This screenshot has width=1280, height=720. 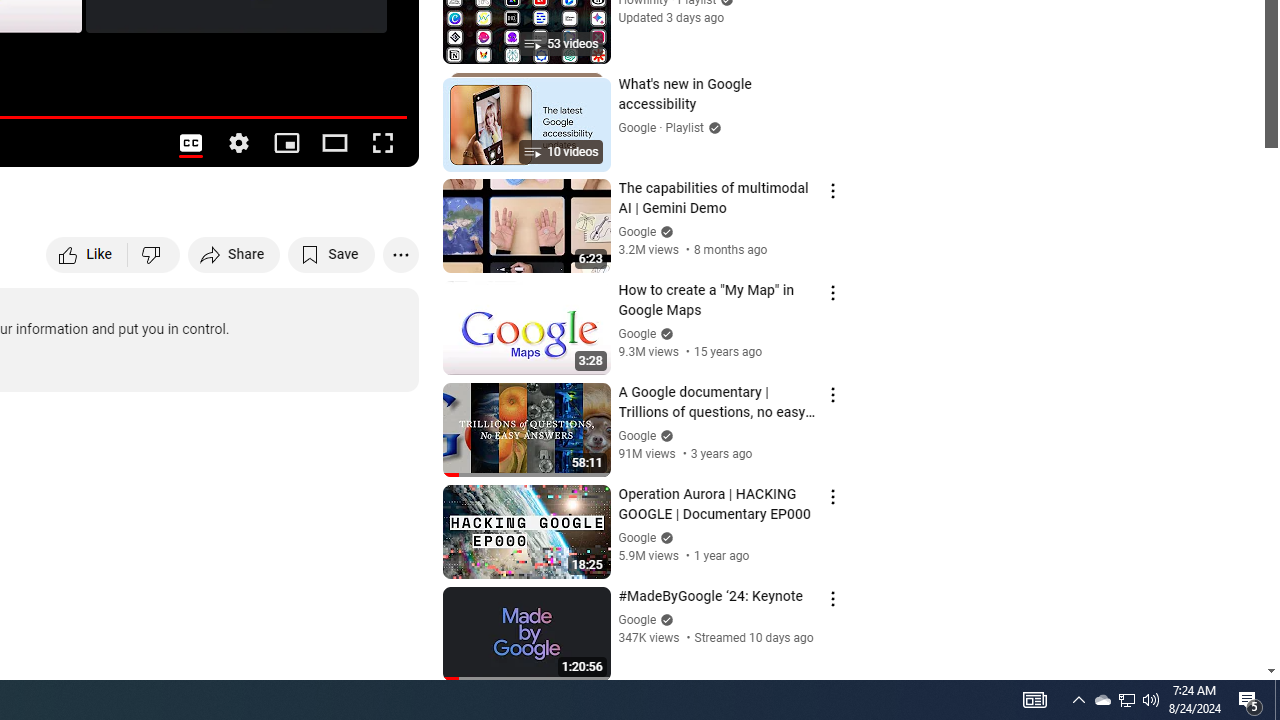 I want to click on 'Share', so click(x=234, y=253).